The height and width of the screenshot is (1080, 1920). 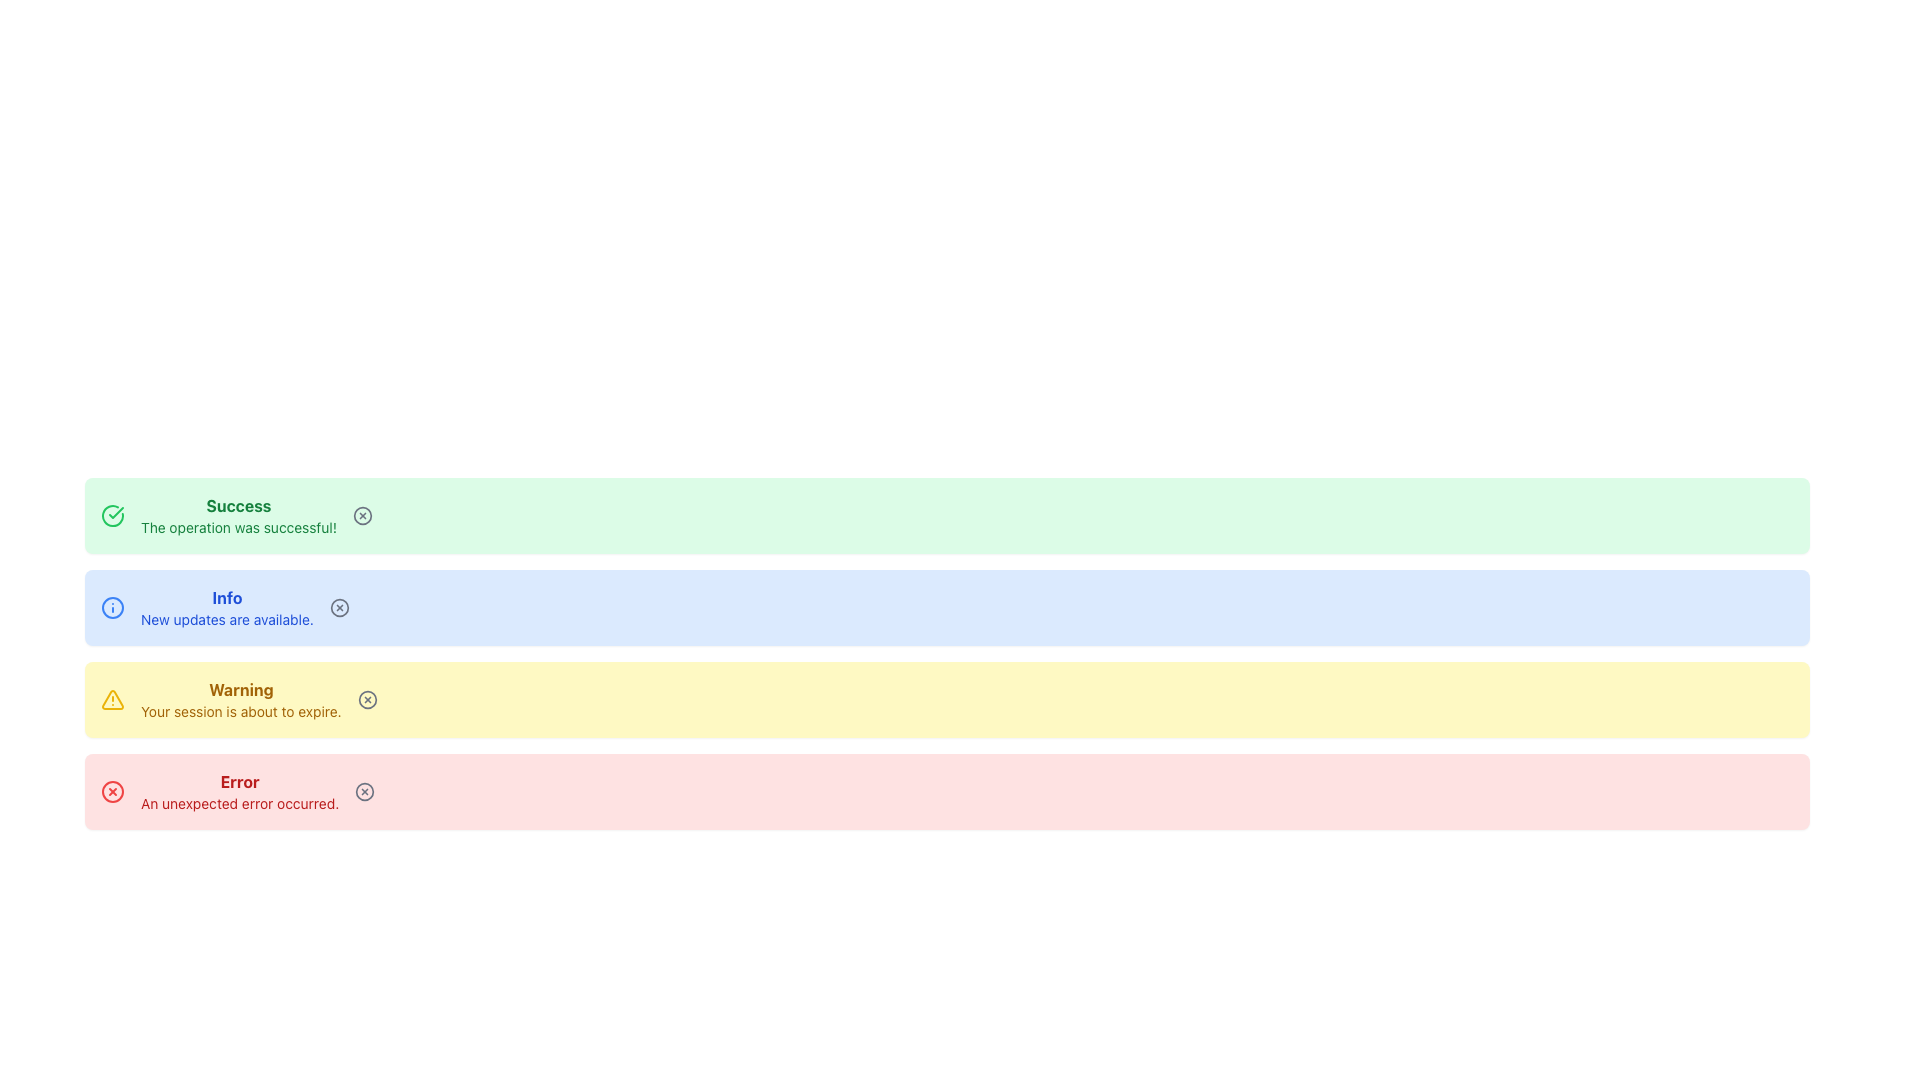 I want to click on the circular close button on the right end of the success alert bar, so click(x=362, y=515).